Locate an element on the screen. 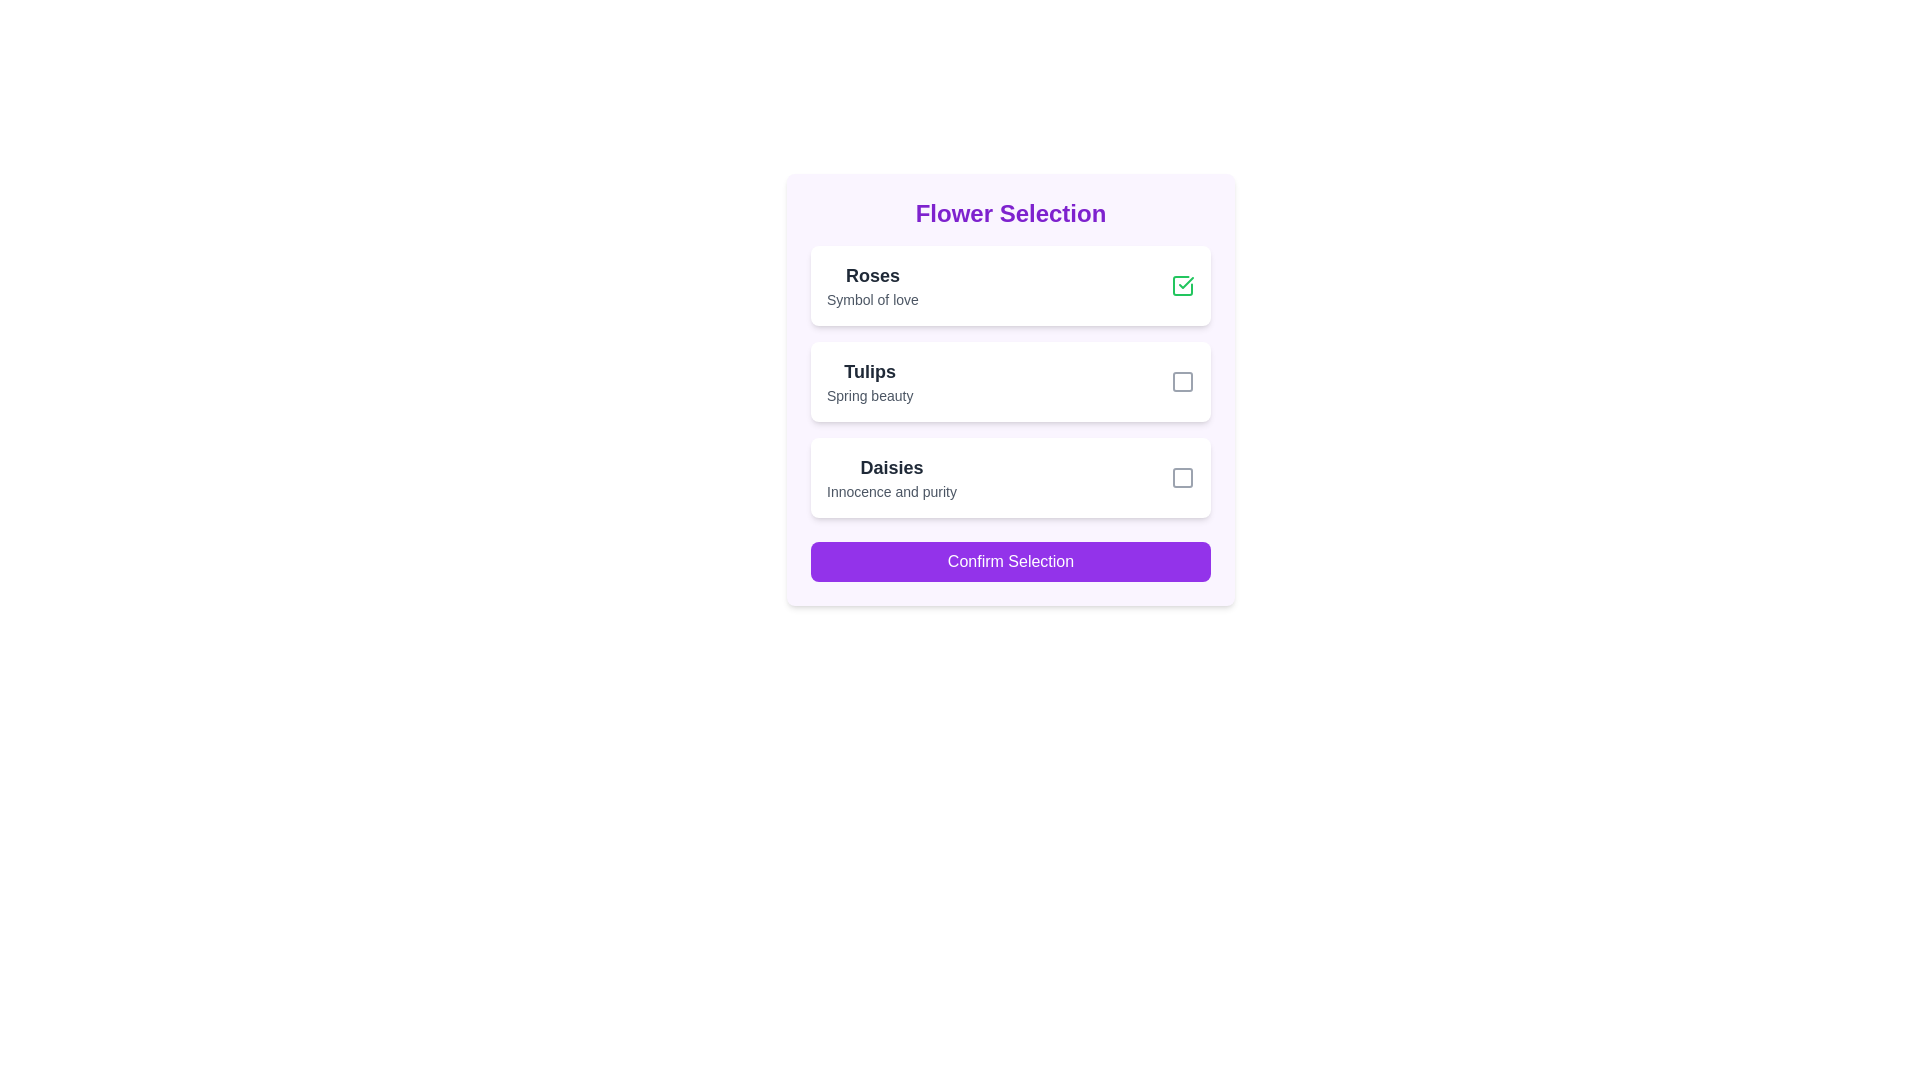  the 'Tulips' selectable card option, which is the second option in the list of flower choices, located between the 'Roses' and 'Daisies' cards is located at coordinates (1011, 389).